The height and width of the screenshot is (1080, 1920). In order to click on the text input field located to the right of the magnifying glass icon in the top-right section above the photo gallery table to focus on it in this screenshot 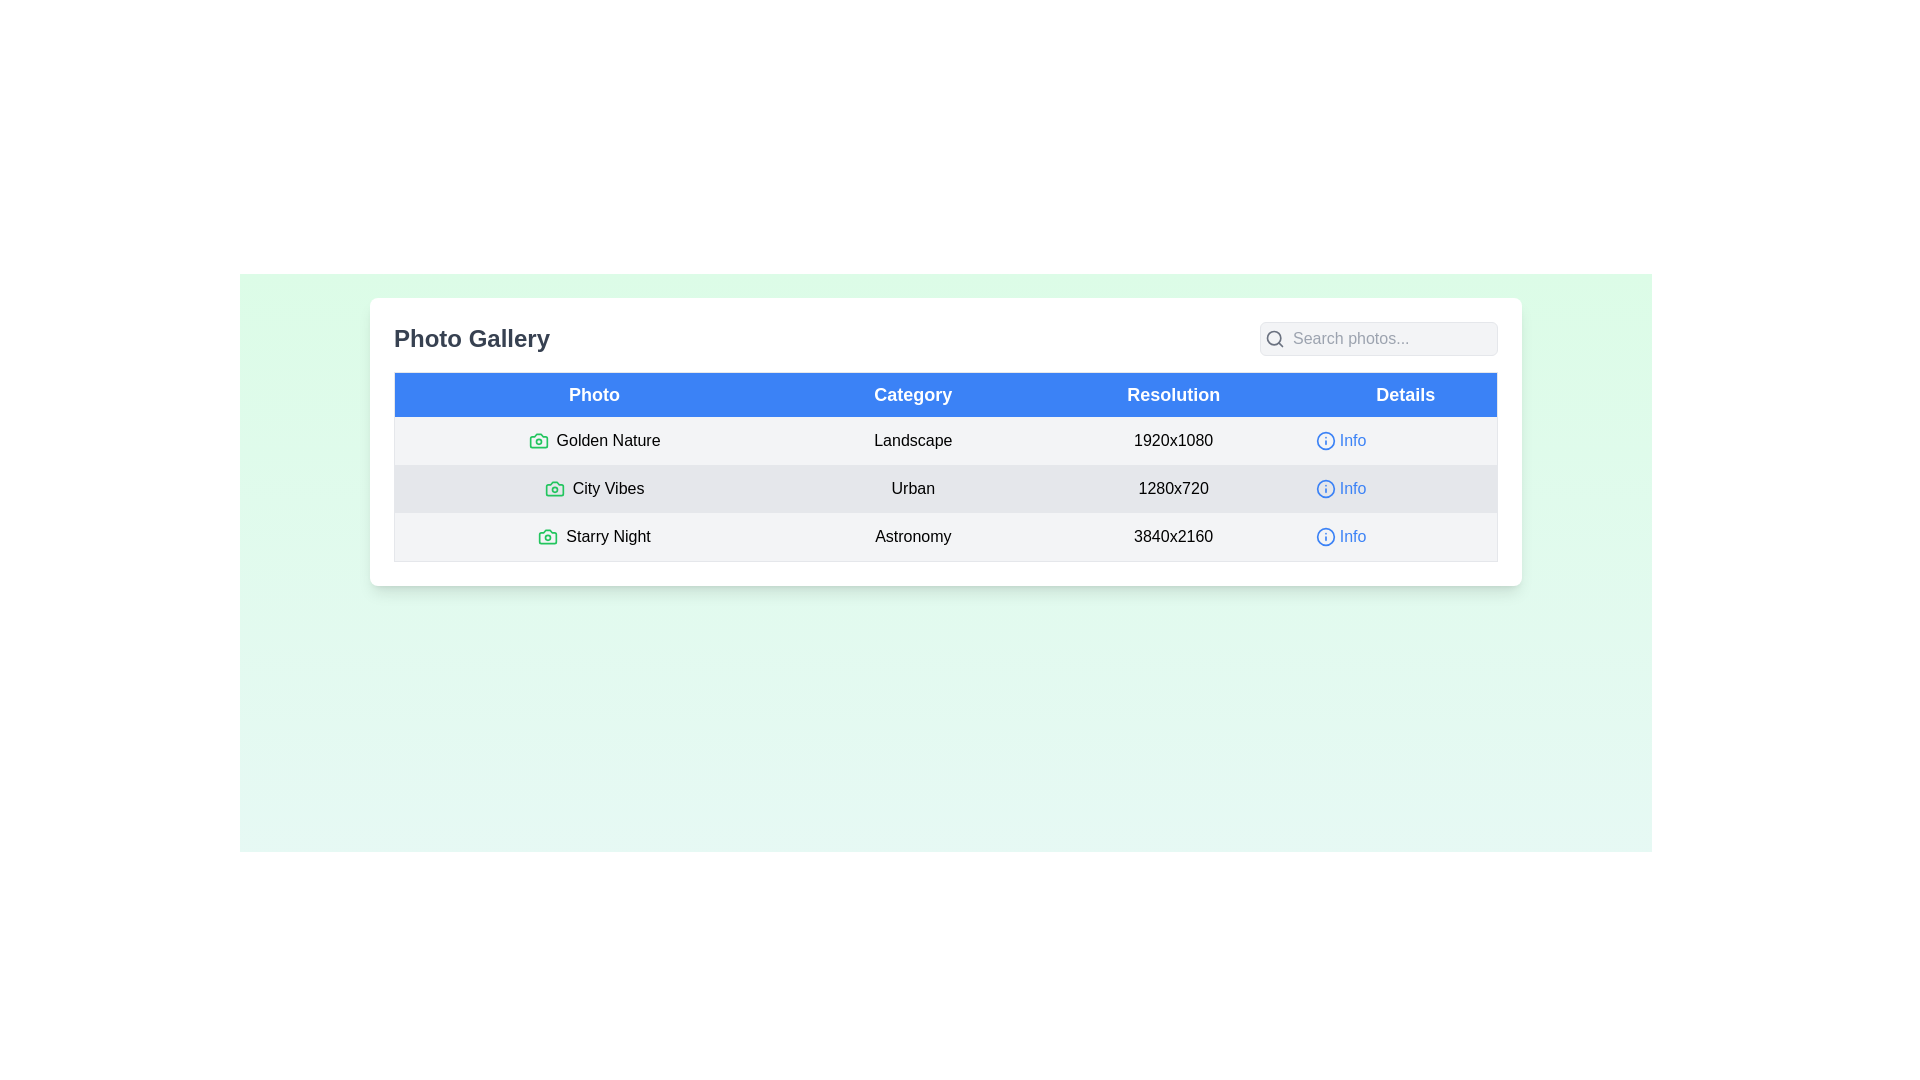, I will do `click(1391, 338)`.